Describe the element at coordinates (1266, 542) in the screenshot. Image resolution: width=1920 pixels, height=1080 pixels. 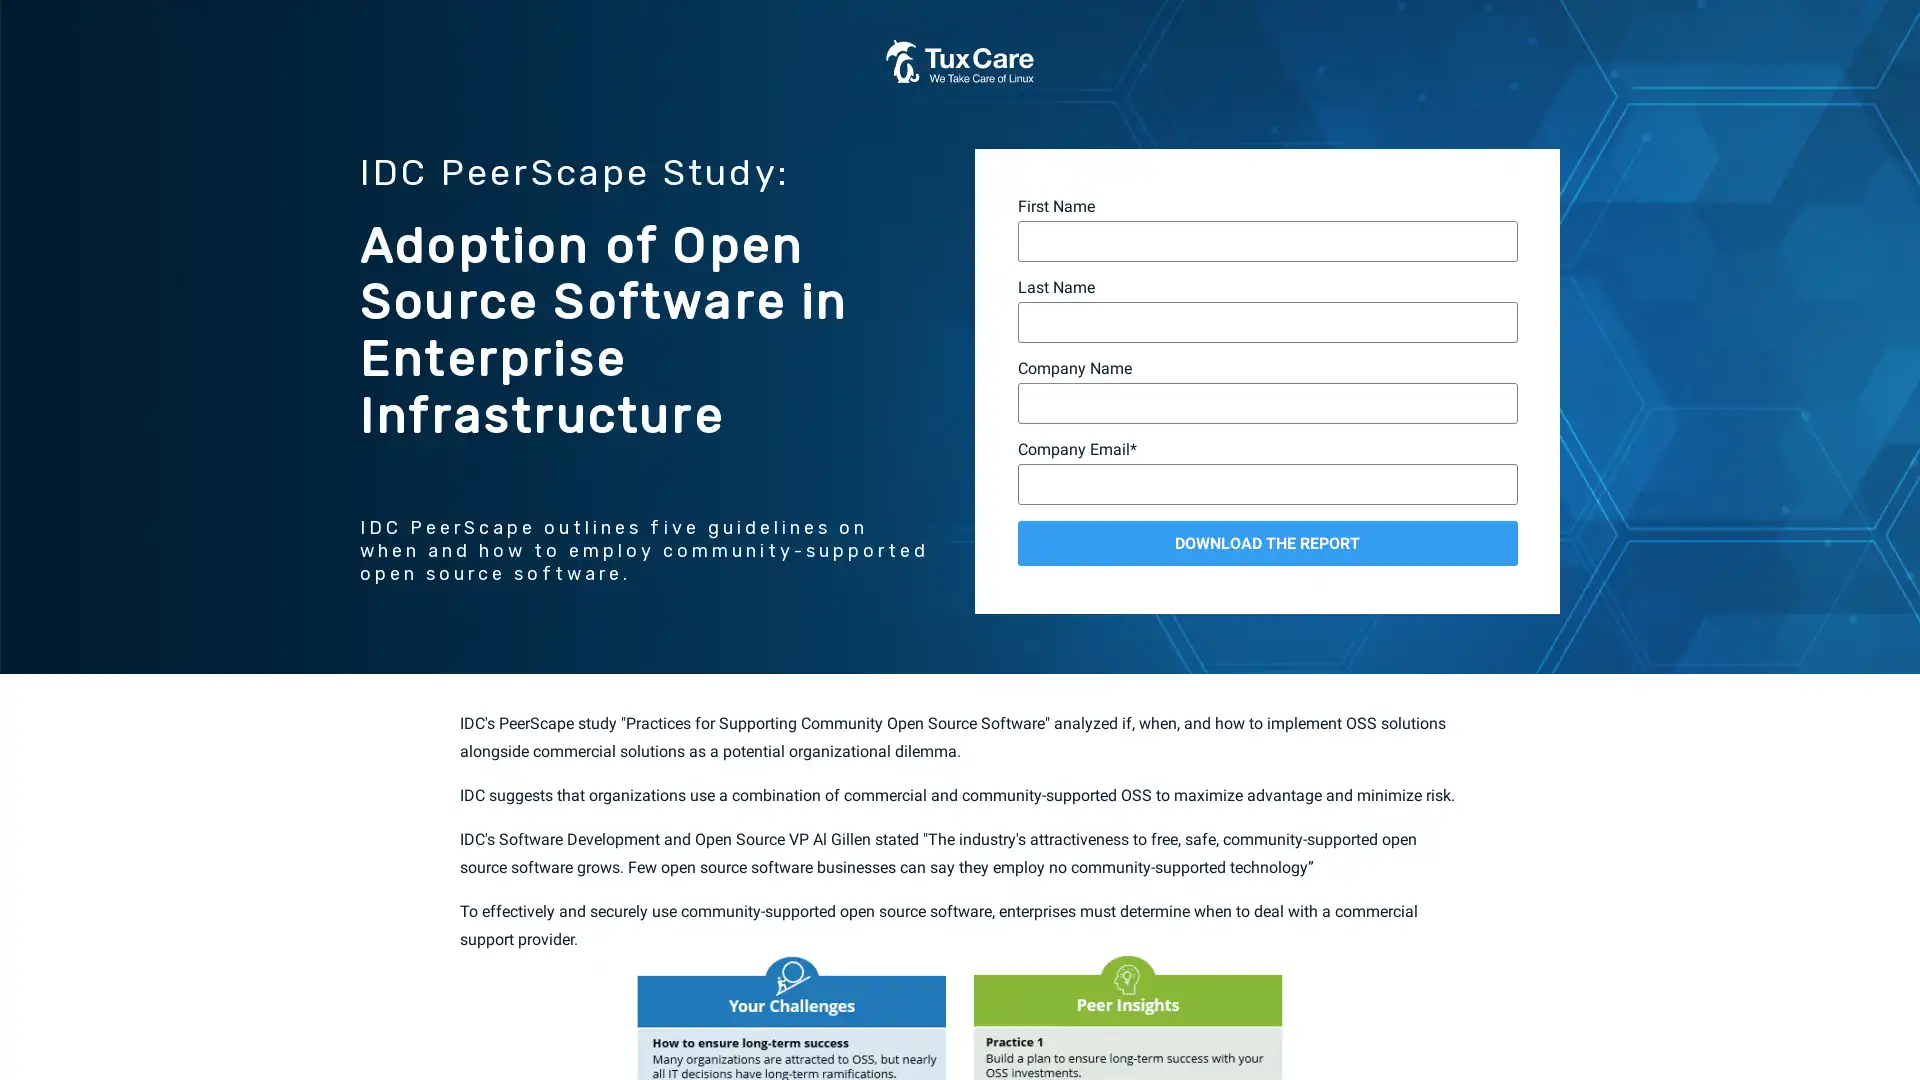
I see `Download The Report` at that location.